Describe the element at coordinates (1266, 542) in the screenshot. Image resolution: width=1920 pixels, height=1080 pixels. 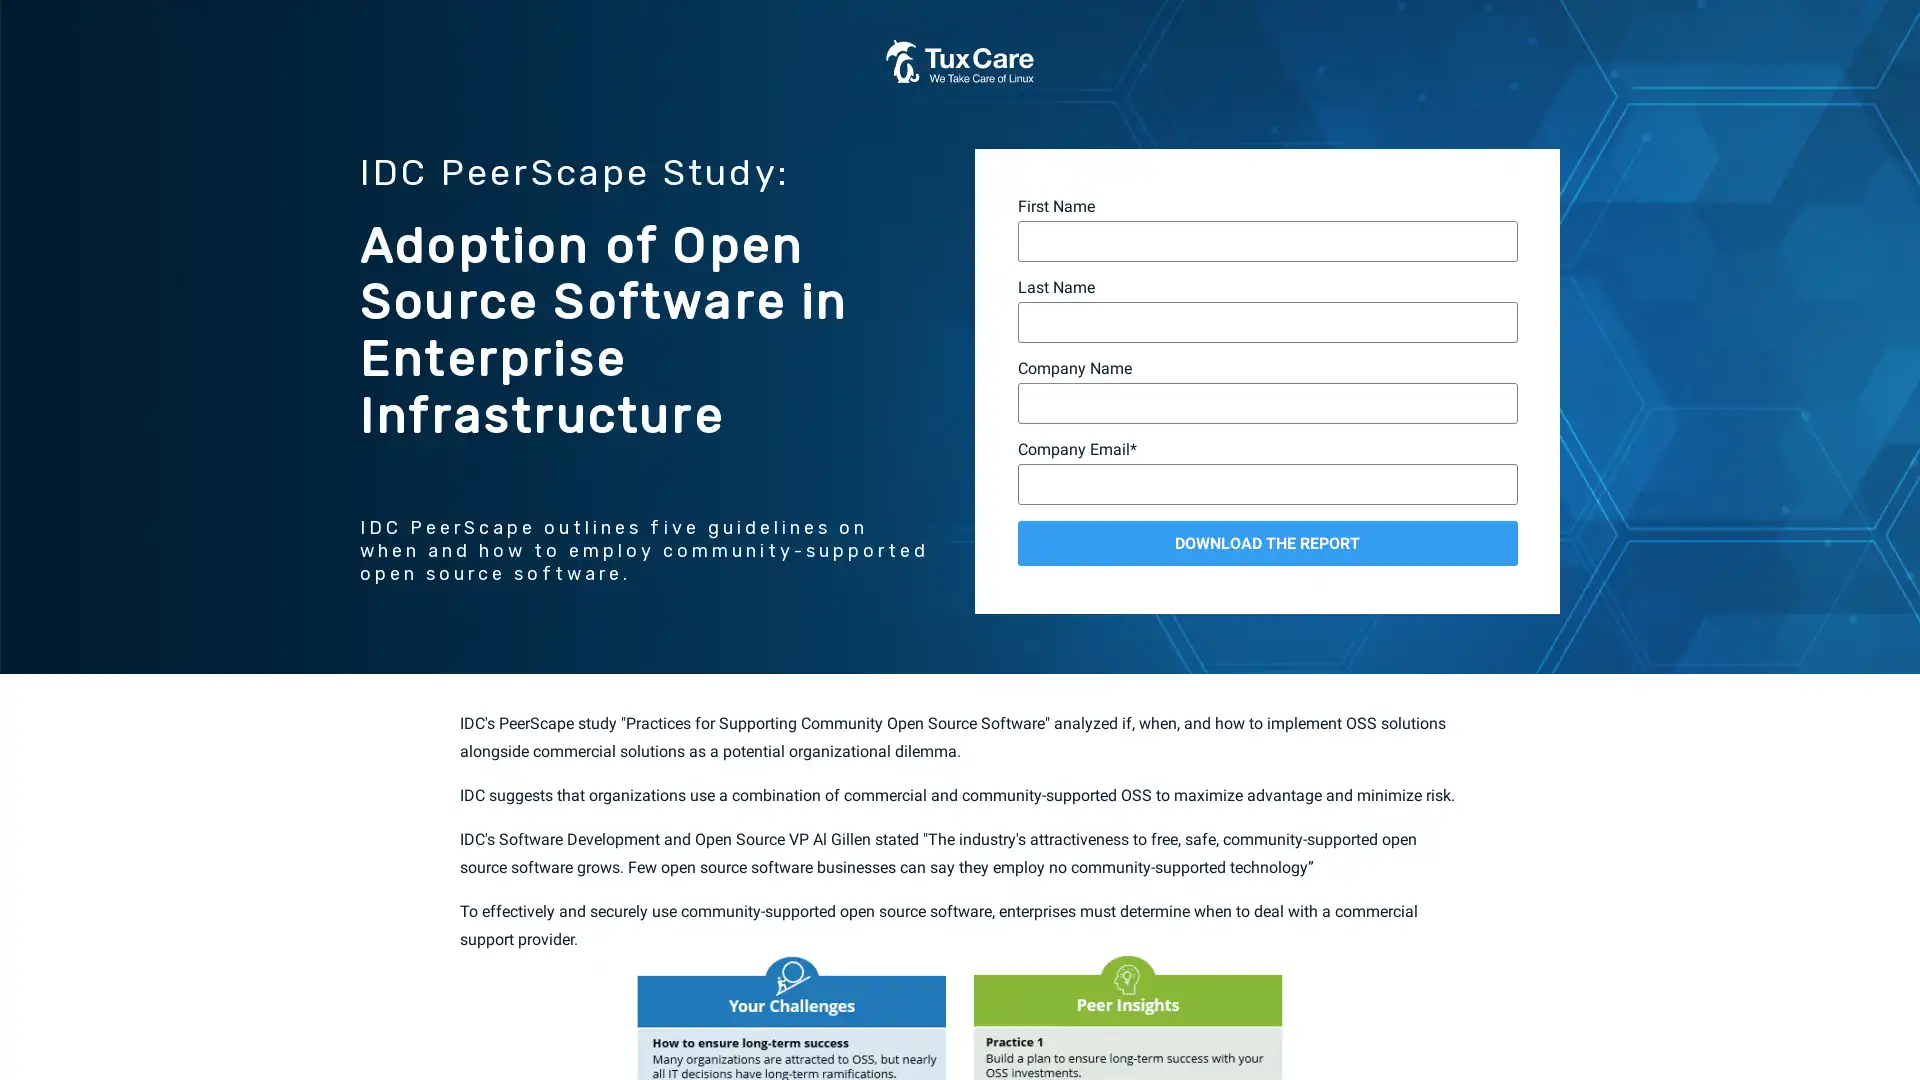
I see `Download The Report` at that location.